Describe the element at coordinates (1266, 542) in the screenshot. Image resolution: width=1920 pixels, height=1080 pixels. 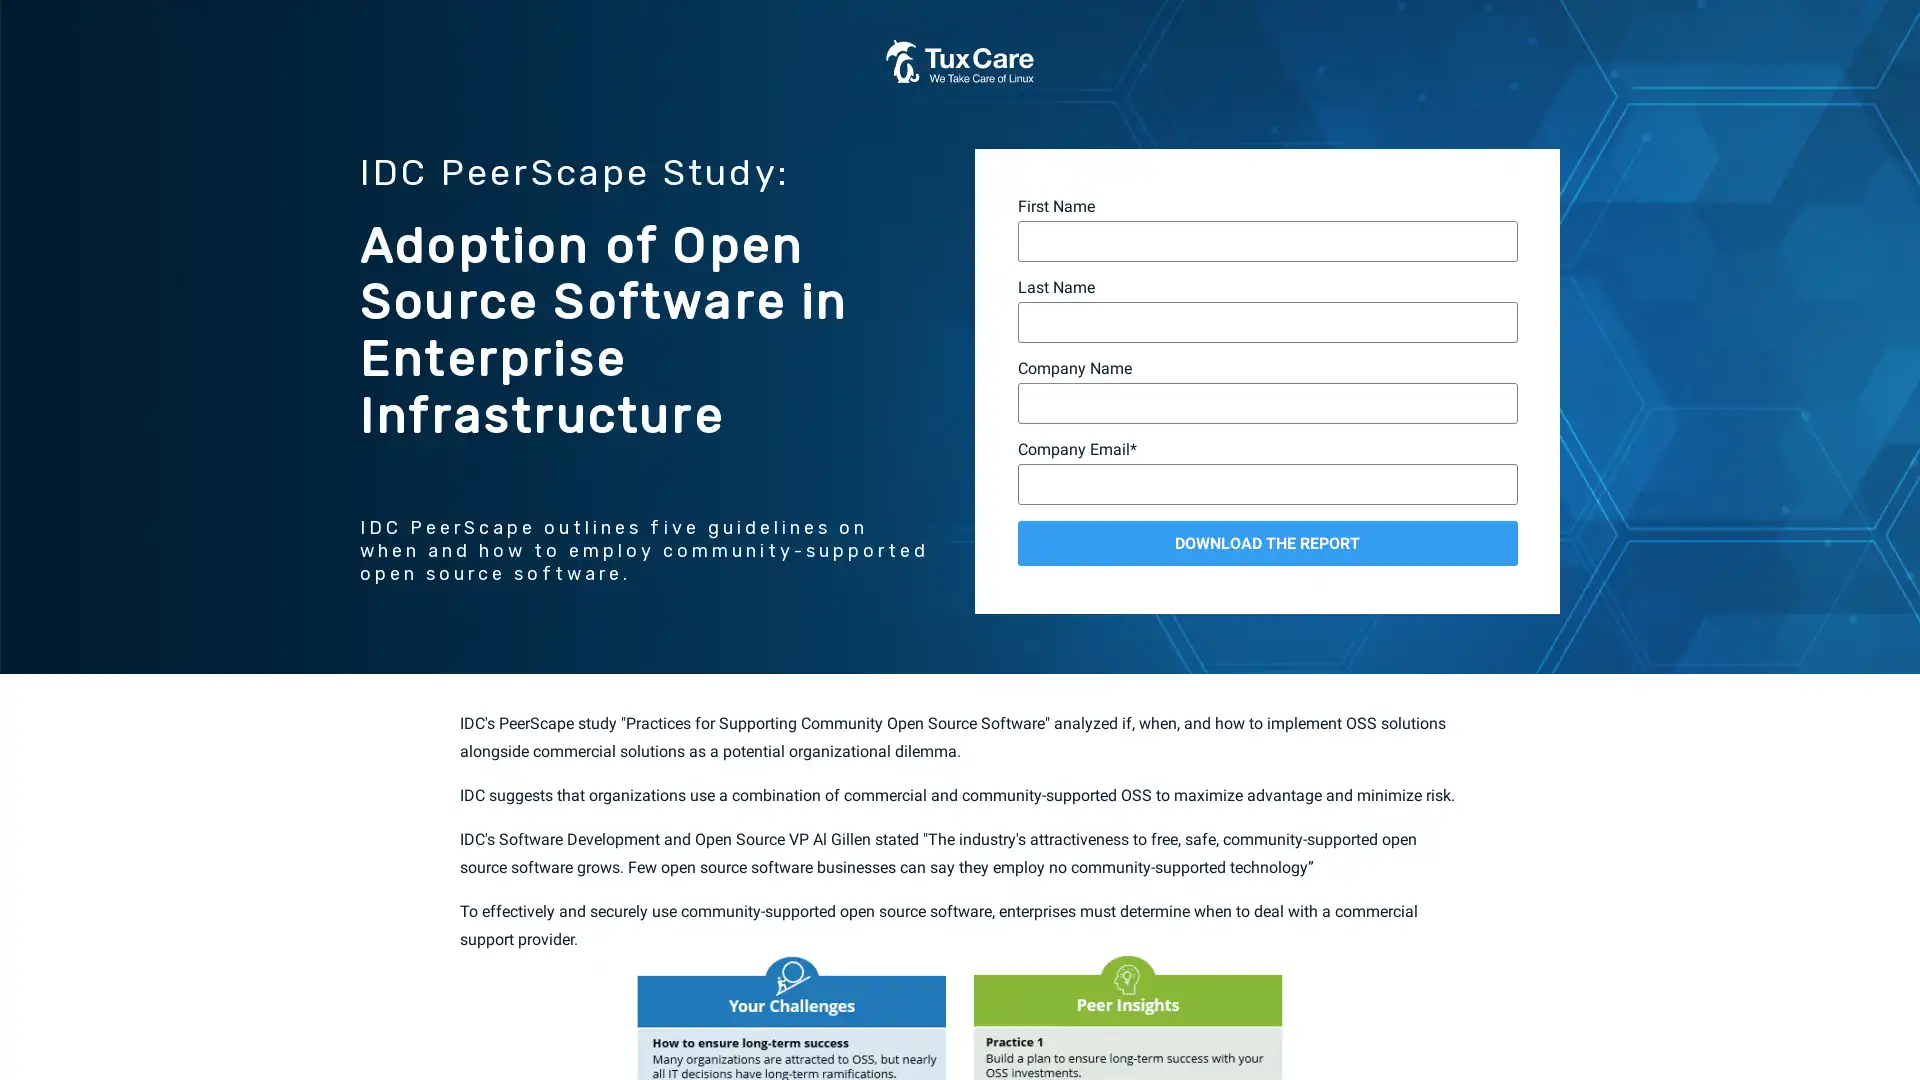
I see `Download The Report` at that location.